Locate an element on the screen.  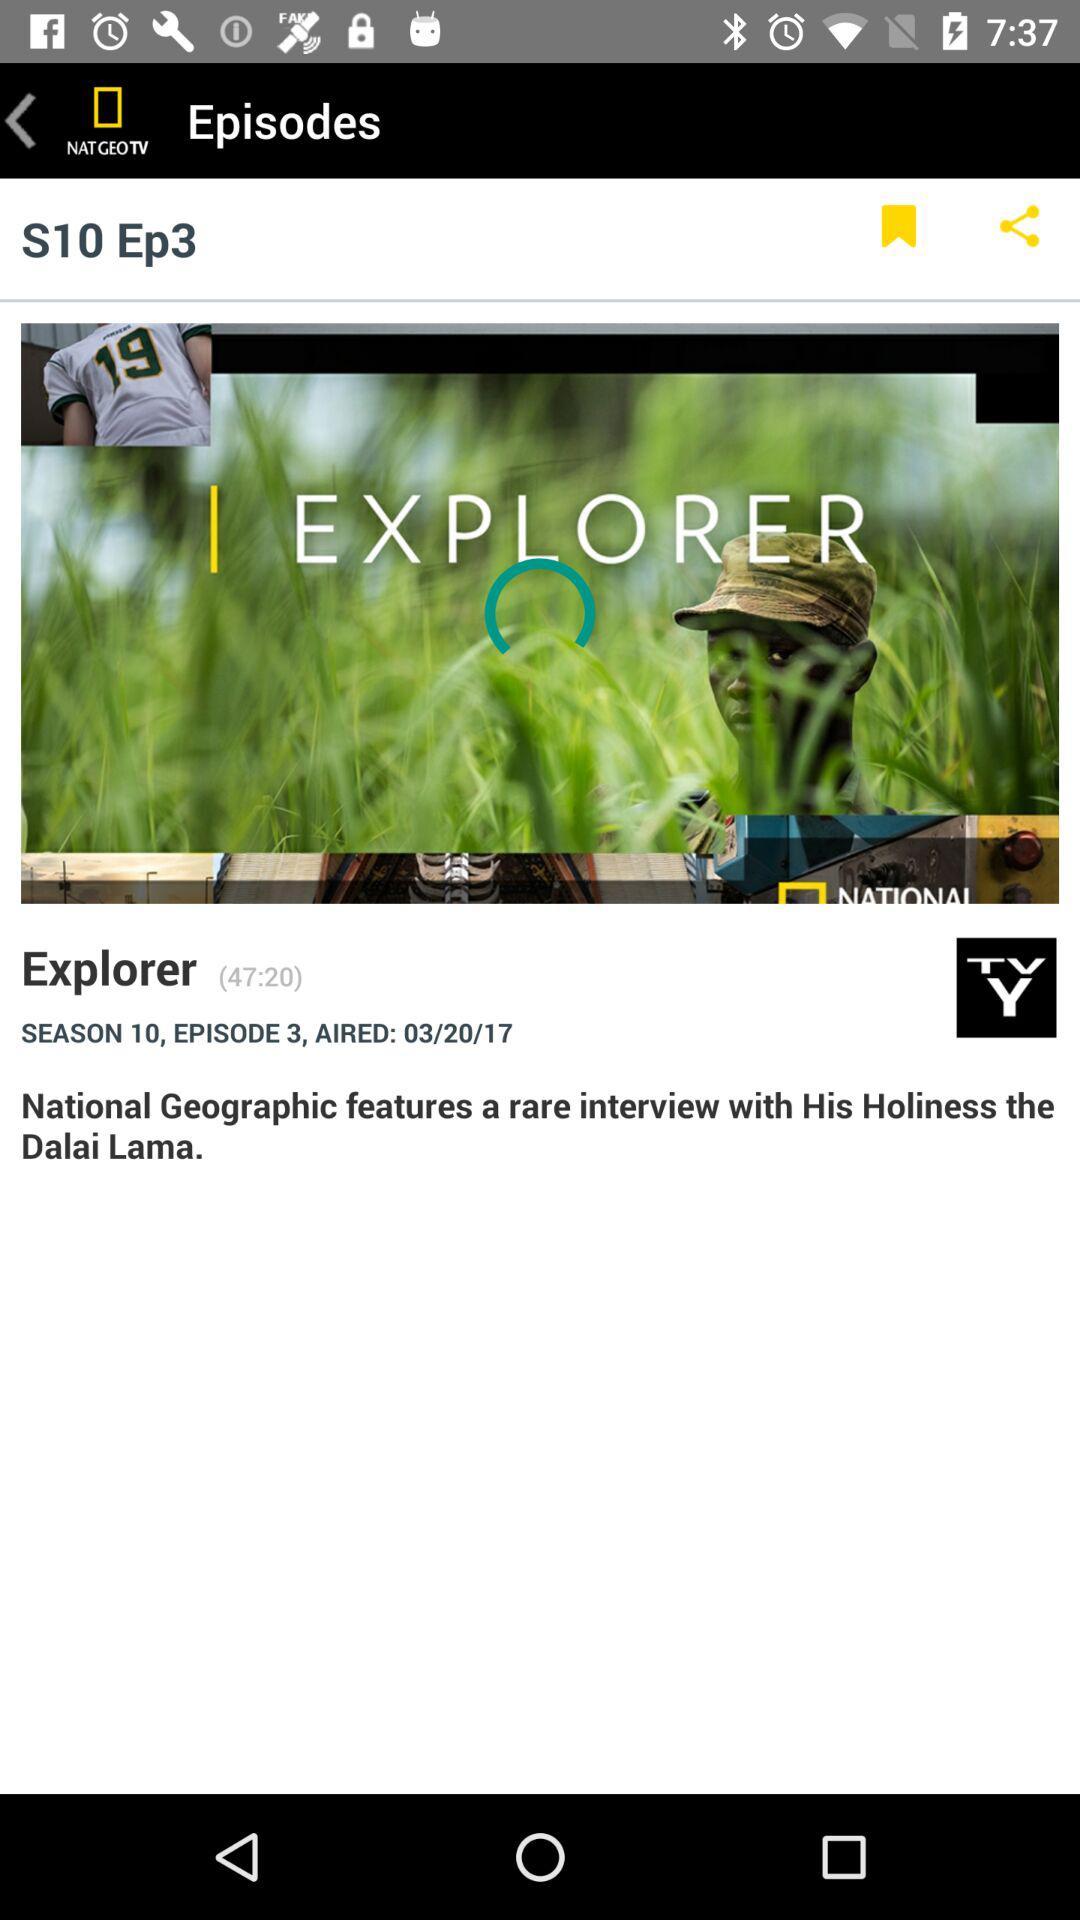
share page is located at coordinates (1019, 238).